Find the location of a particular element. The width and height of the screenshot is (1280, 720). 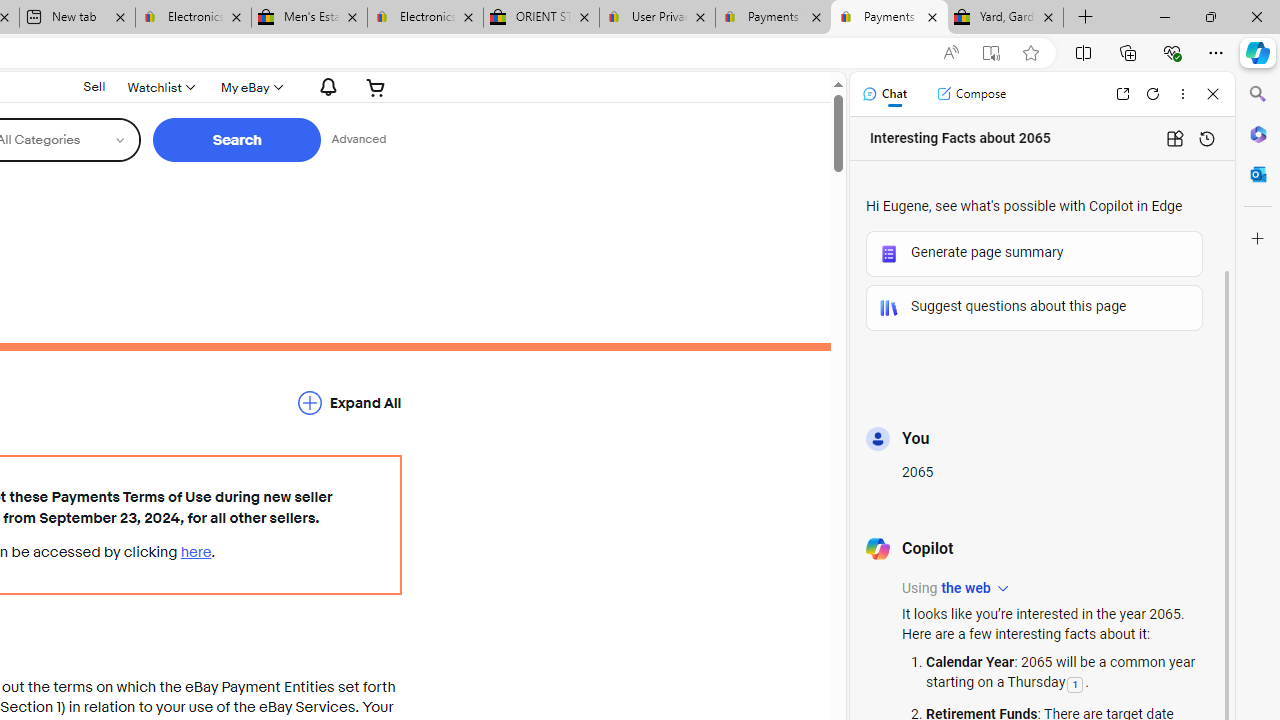

'AutomationID: gh-eb-Alerts' is located at coordinates (325, 86).